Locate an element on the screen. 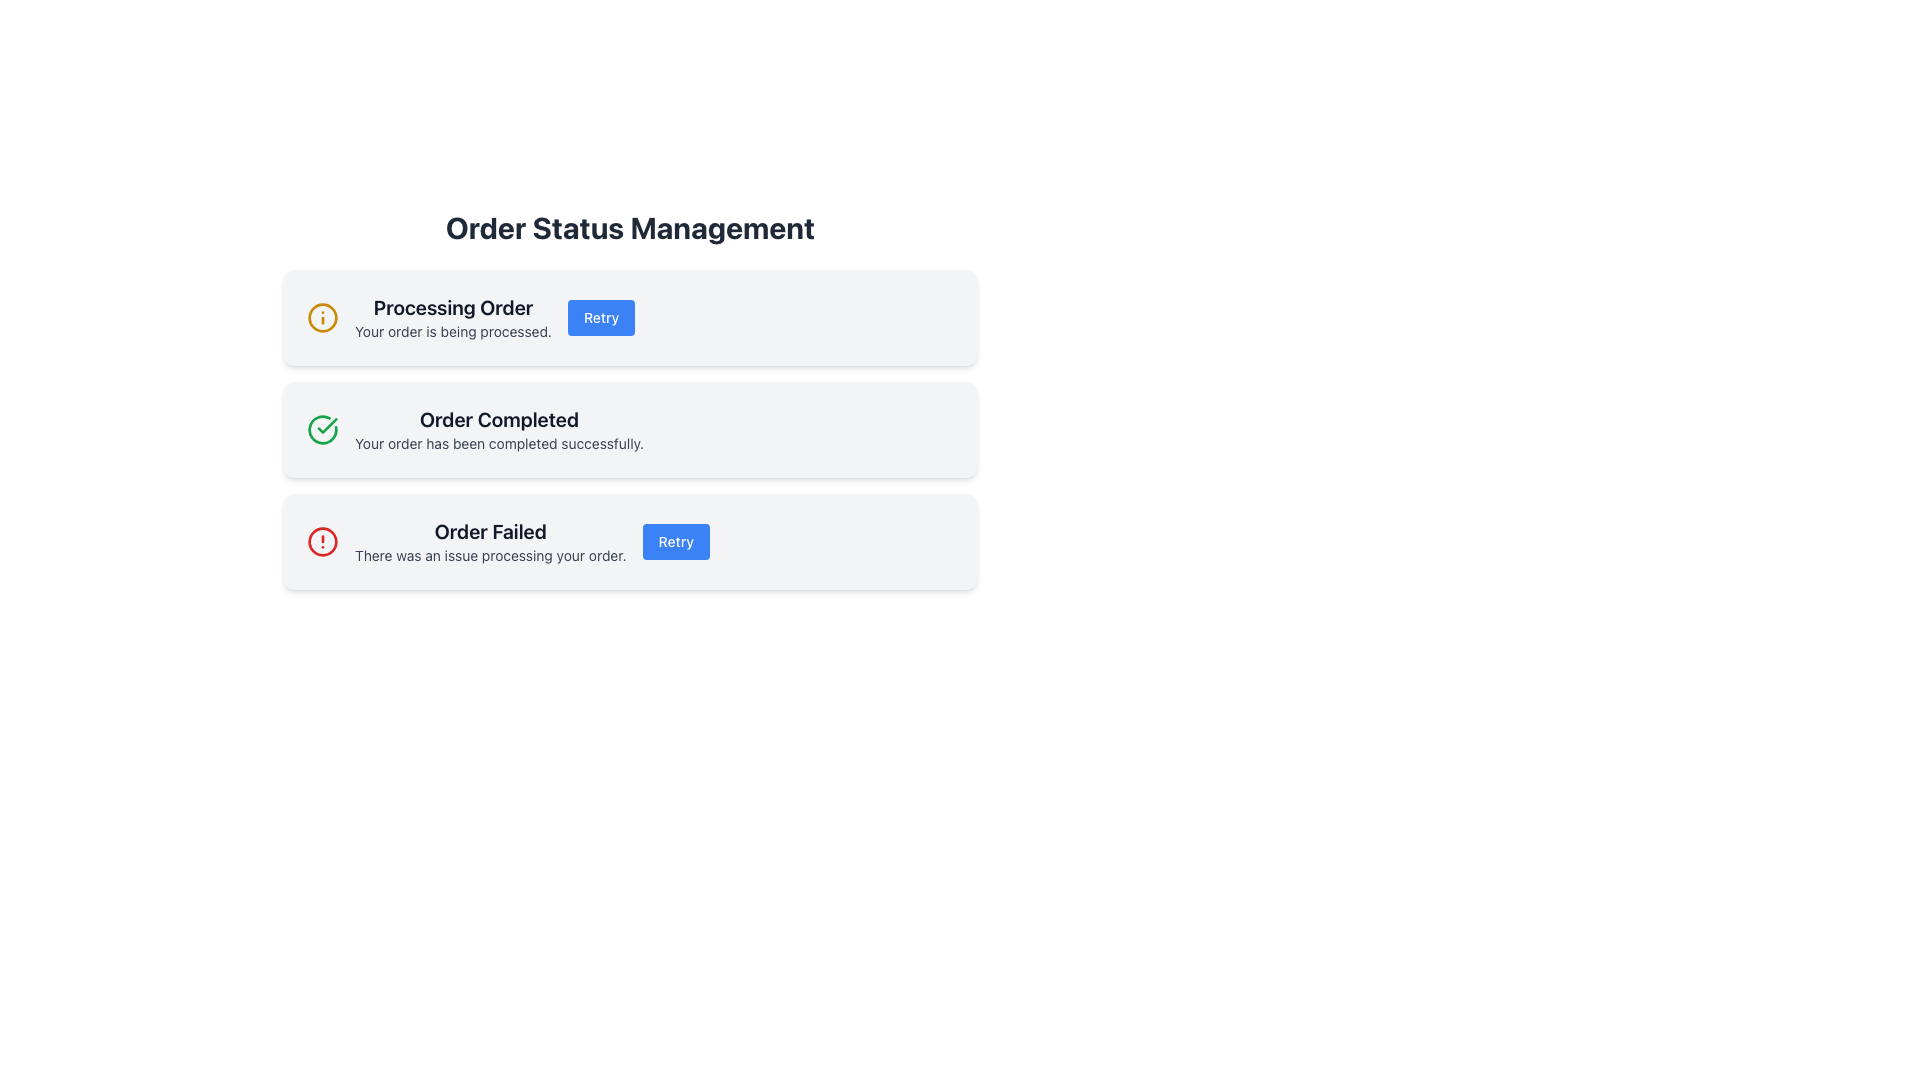 This screenshot has height=1080, width=1920. the status heading text label that indicates the current processing status of an order, which is located at the top of the first status item in a vertical list is located at coordinates (452, 308).